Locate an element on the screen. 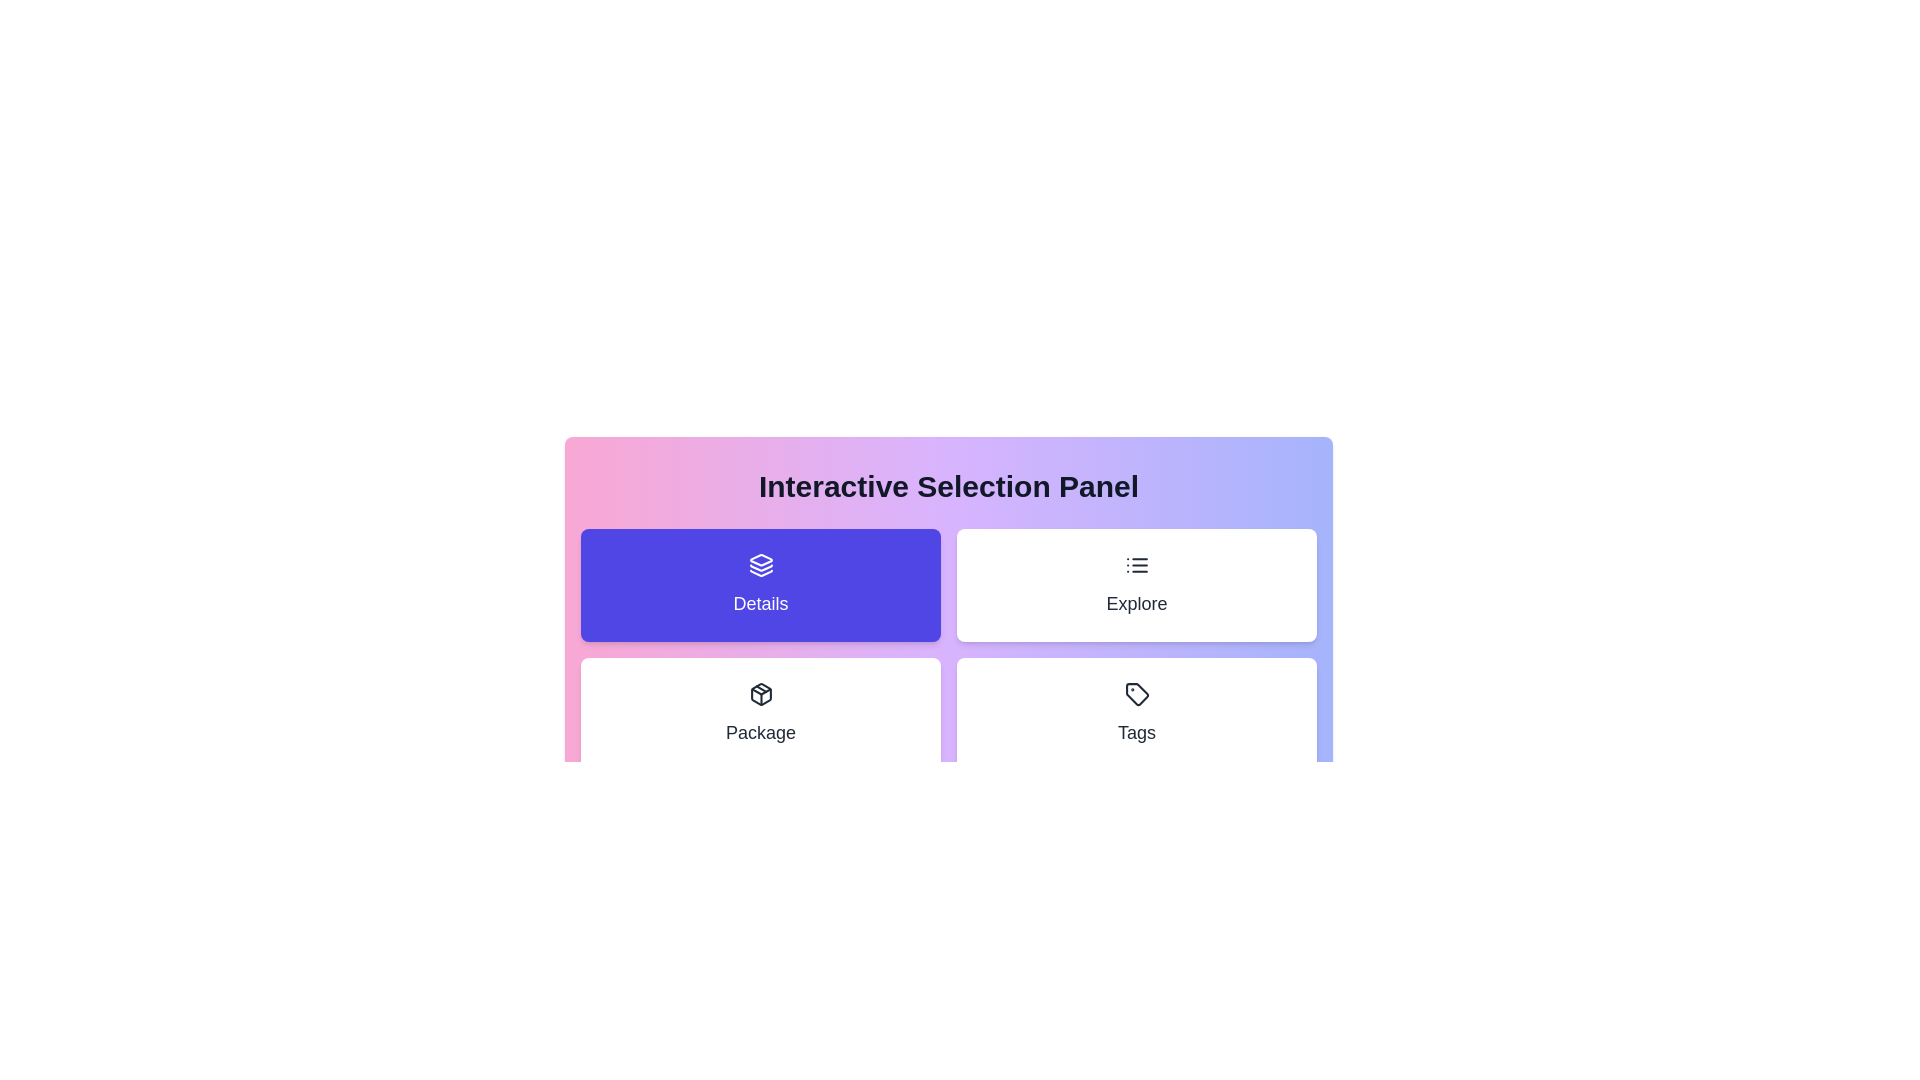 The image size is (1920, 1080). the small tag or label icon represented as an SVG Icon located in the bottom-right section of the 'Tags' card is located at coordinates (1137, 693).